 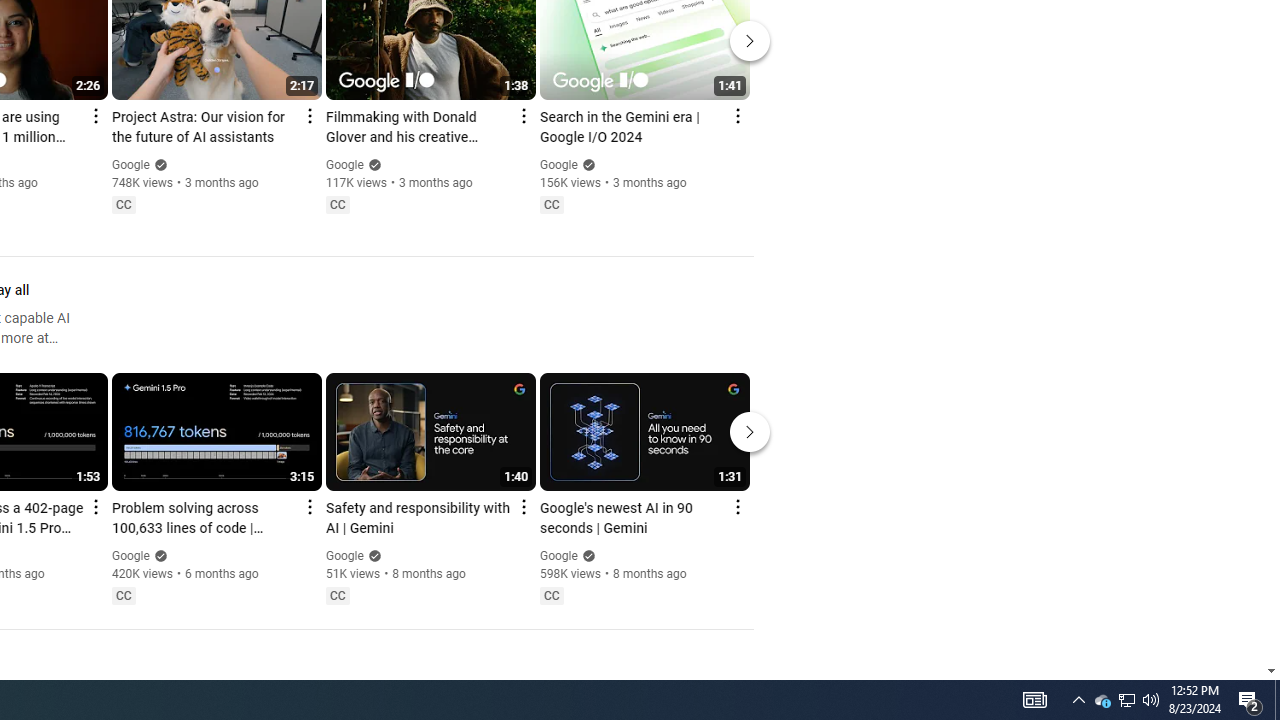 I want to click on 'Google', so click(x=558, y=556).